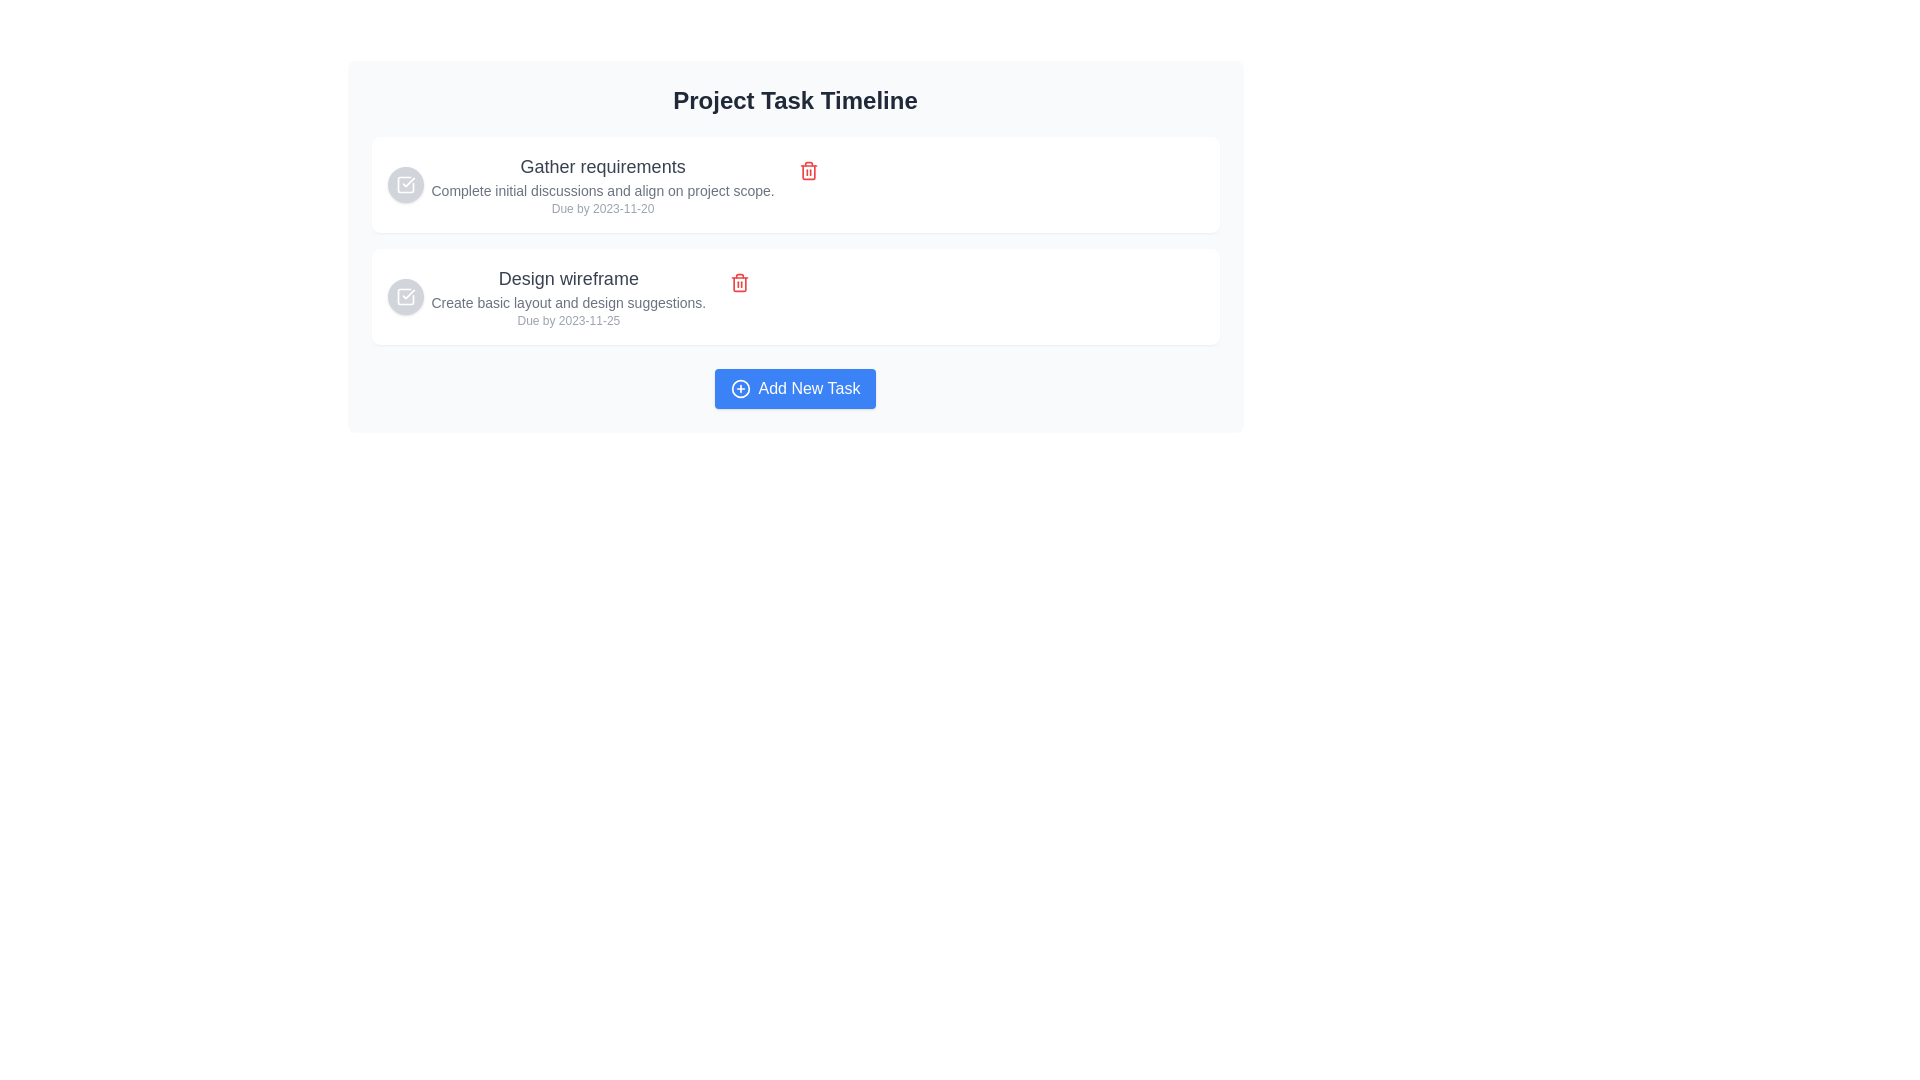 Image resolution: width=1920 pixels, height=1080 pixels. What do you see at coordinates (404, 185) in the screenshot?
I see `the completion icon located to the left of the 'Gather requirements' task title in the project task list to mark the task as complete` at bounding box center [404, 185].